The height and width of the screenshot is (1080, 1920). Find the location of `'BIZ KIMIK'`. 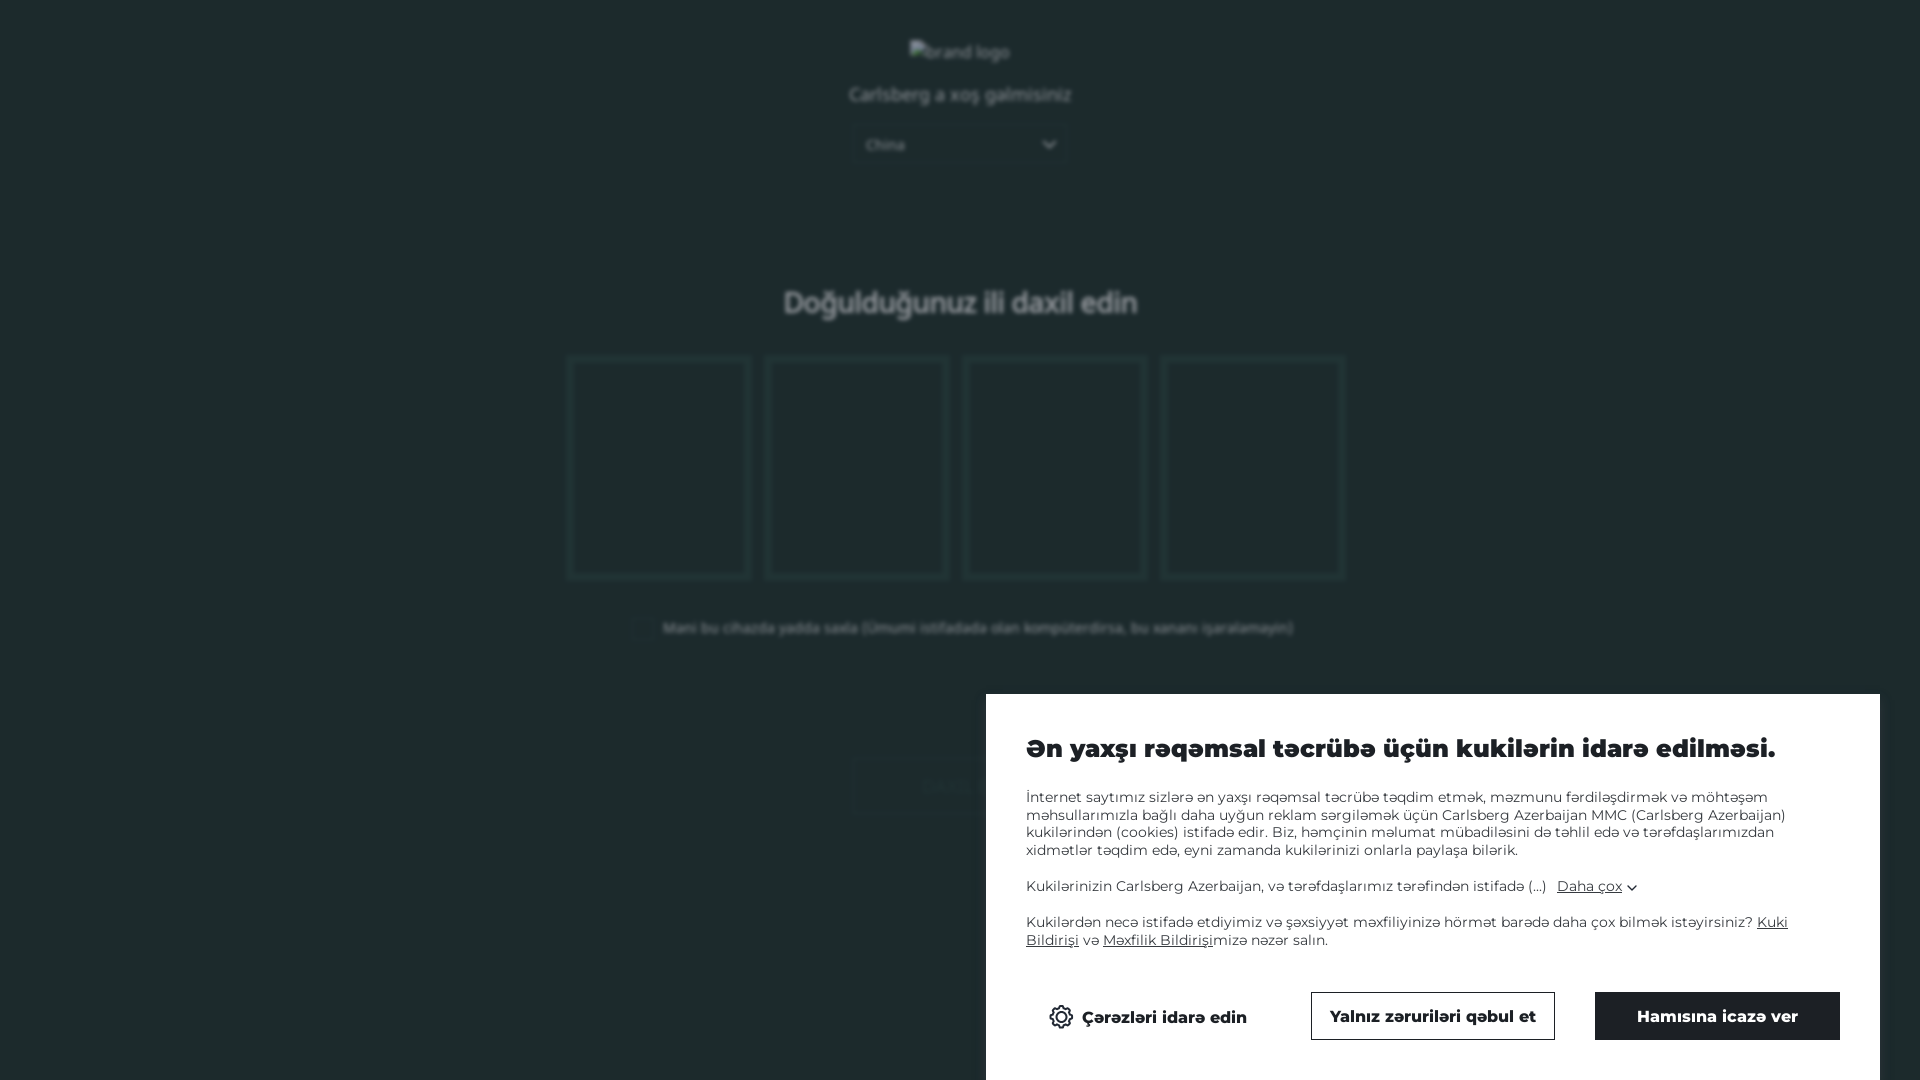

'BIZ KIMIK' is located at coordinates (1060, 63).